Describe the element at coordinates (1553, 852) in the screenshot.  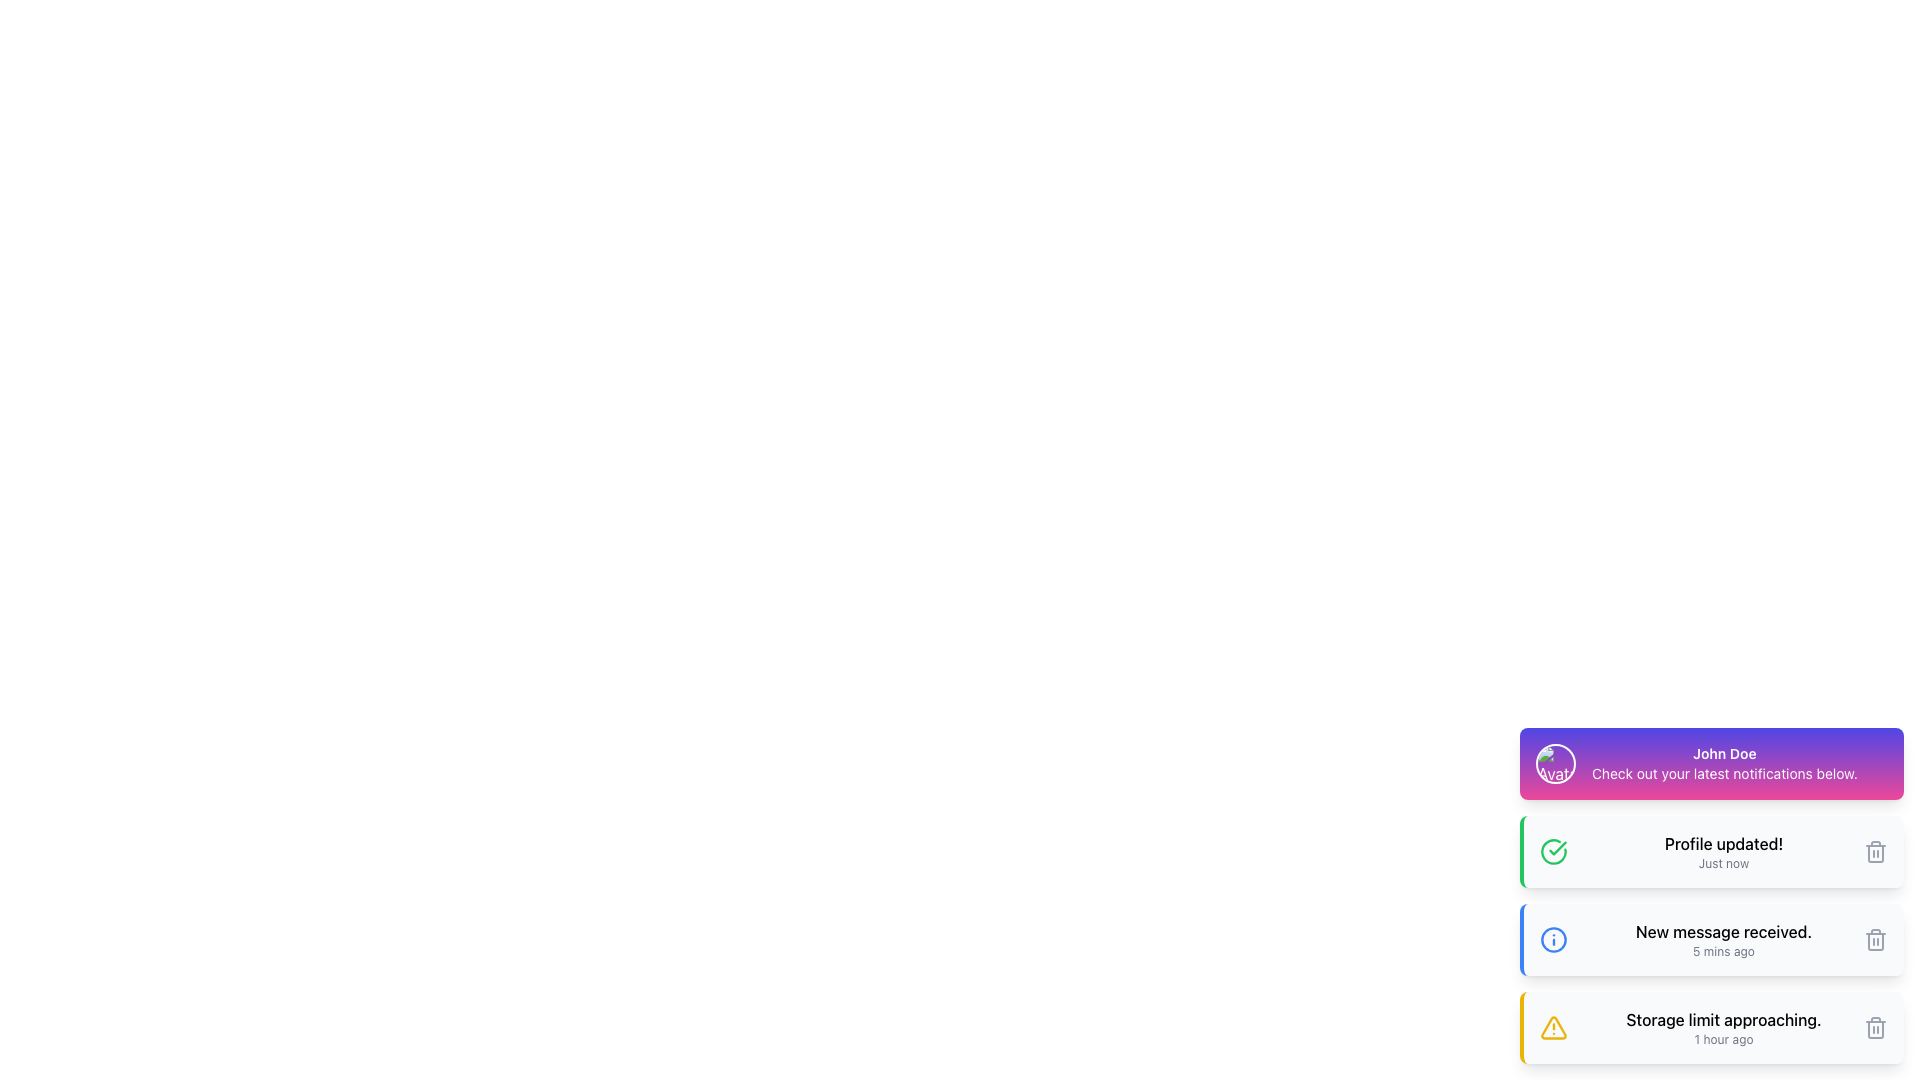
I see `the circular icon featuring a green checkmark, located to the left of the text 'Profile updated!' in the notification component` at that location.